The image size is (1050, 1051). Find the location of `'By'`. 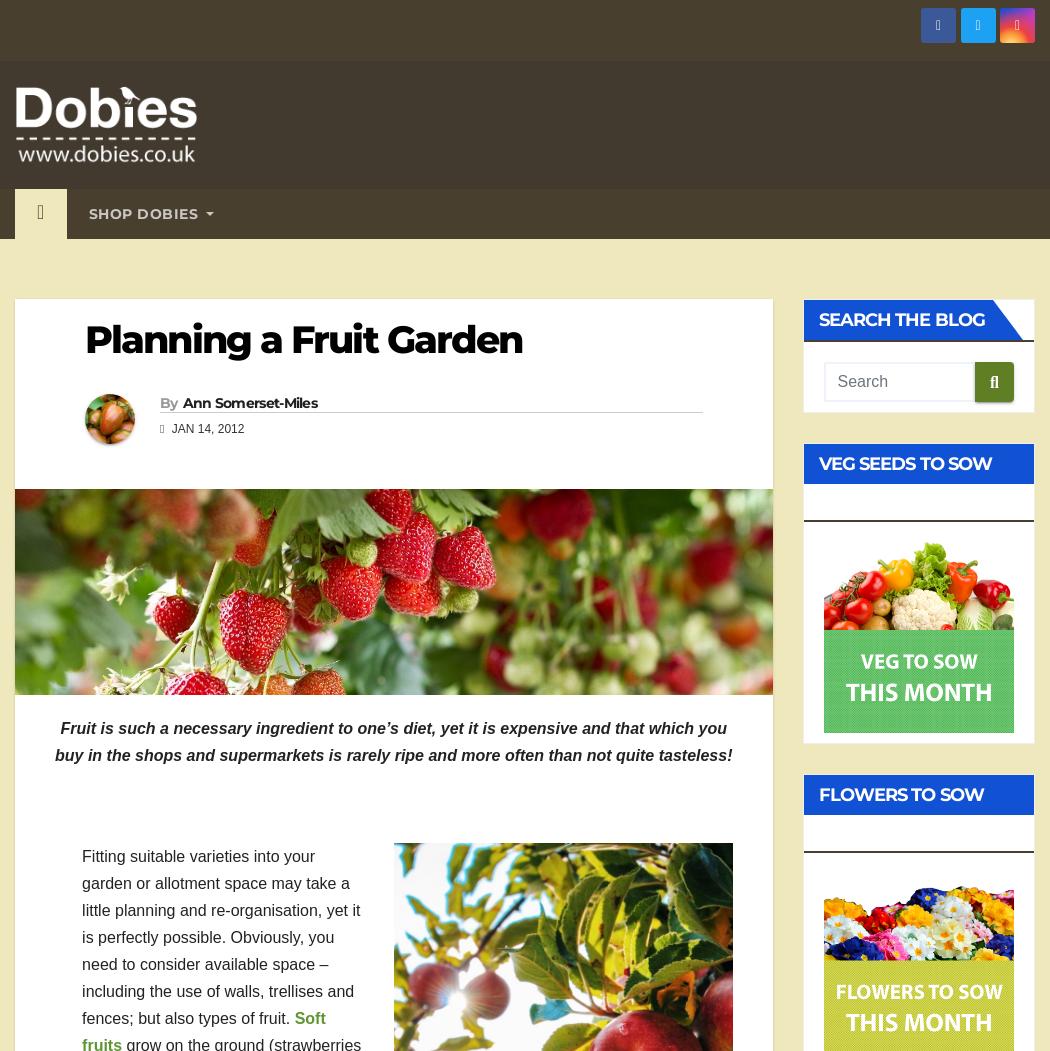

'By' is located at coordinates (168, 401).